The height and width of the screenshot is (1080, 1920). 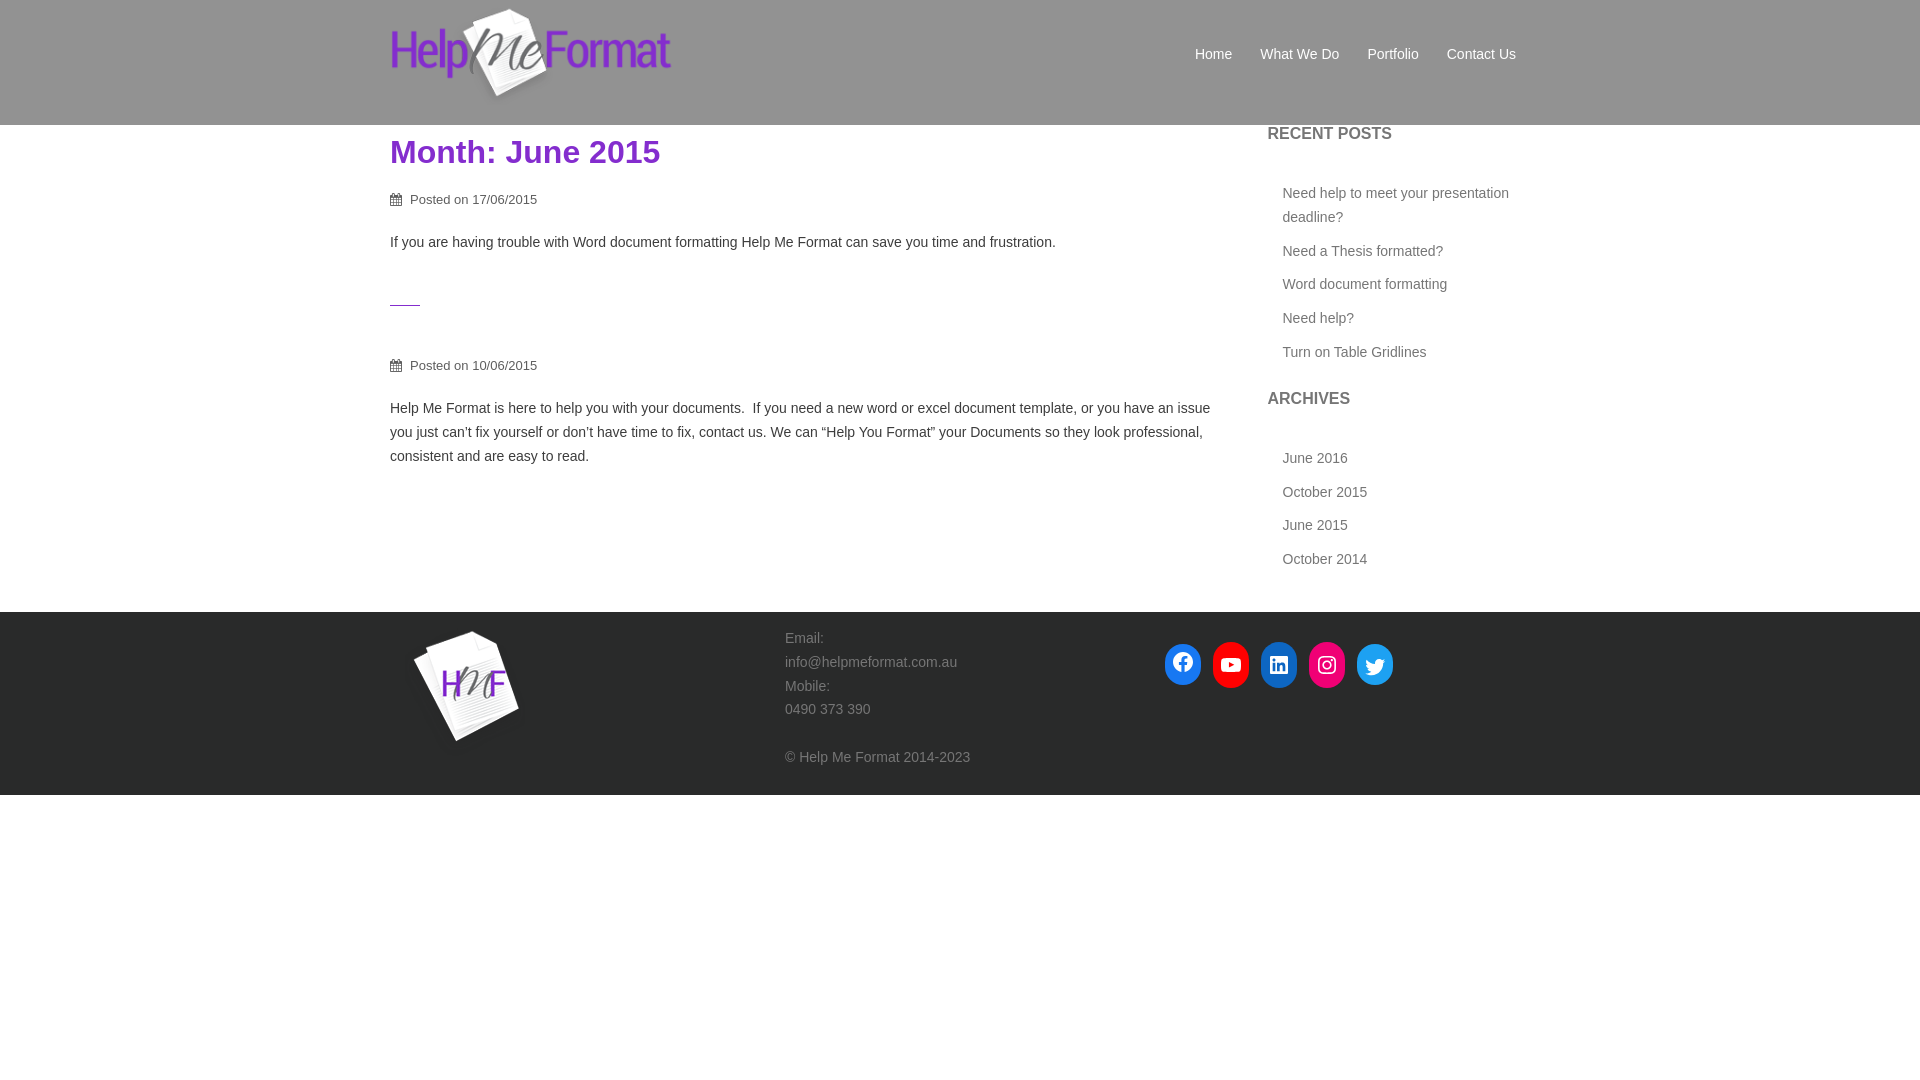 I want to click on 'Facebook', so click(x=1182, y=662).